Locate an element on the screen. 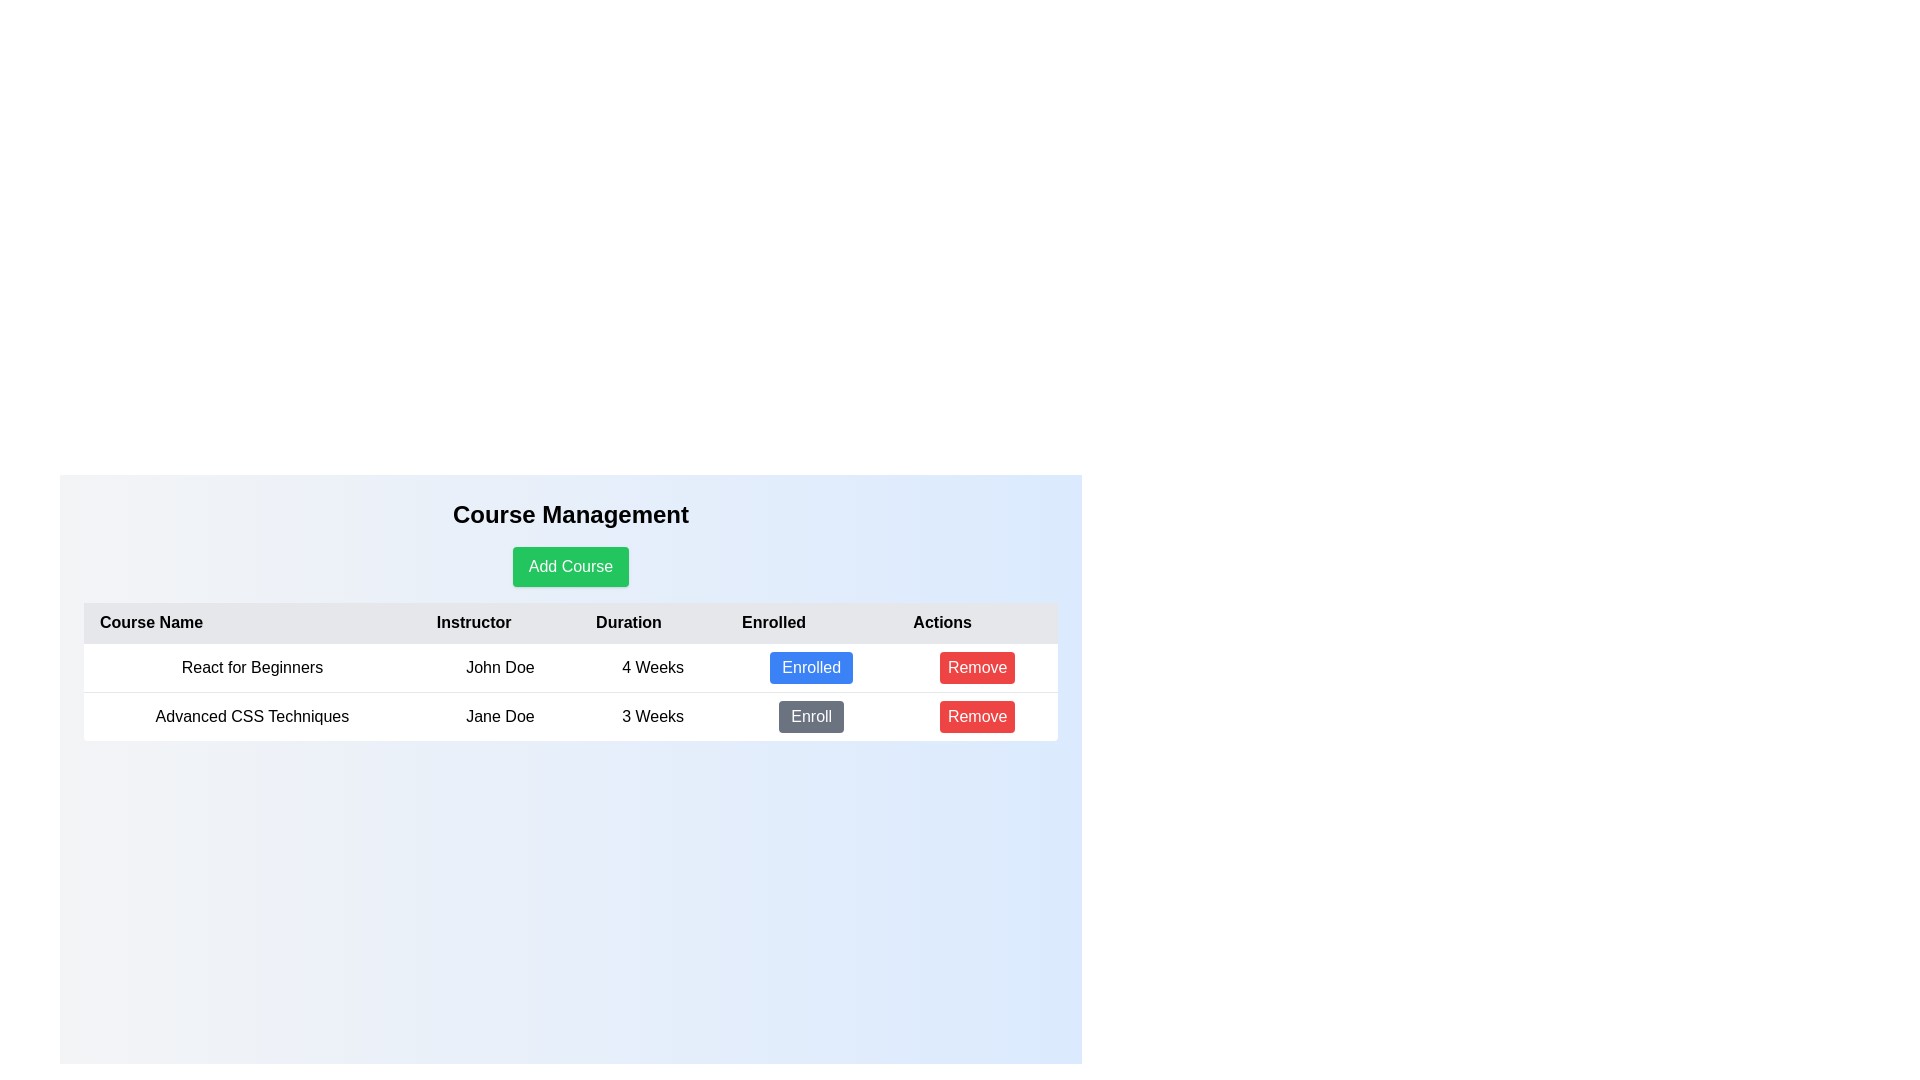 The image size is (1920, 1080). the Text label representing the name of a course in the course management system, which is positioned immediately to the left of the text 'John Doe' is located at coordinates (251, 667).